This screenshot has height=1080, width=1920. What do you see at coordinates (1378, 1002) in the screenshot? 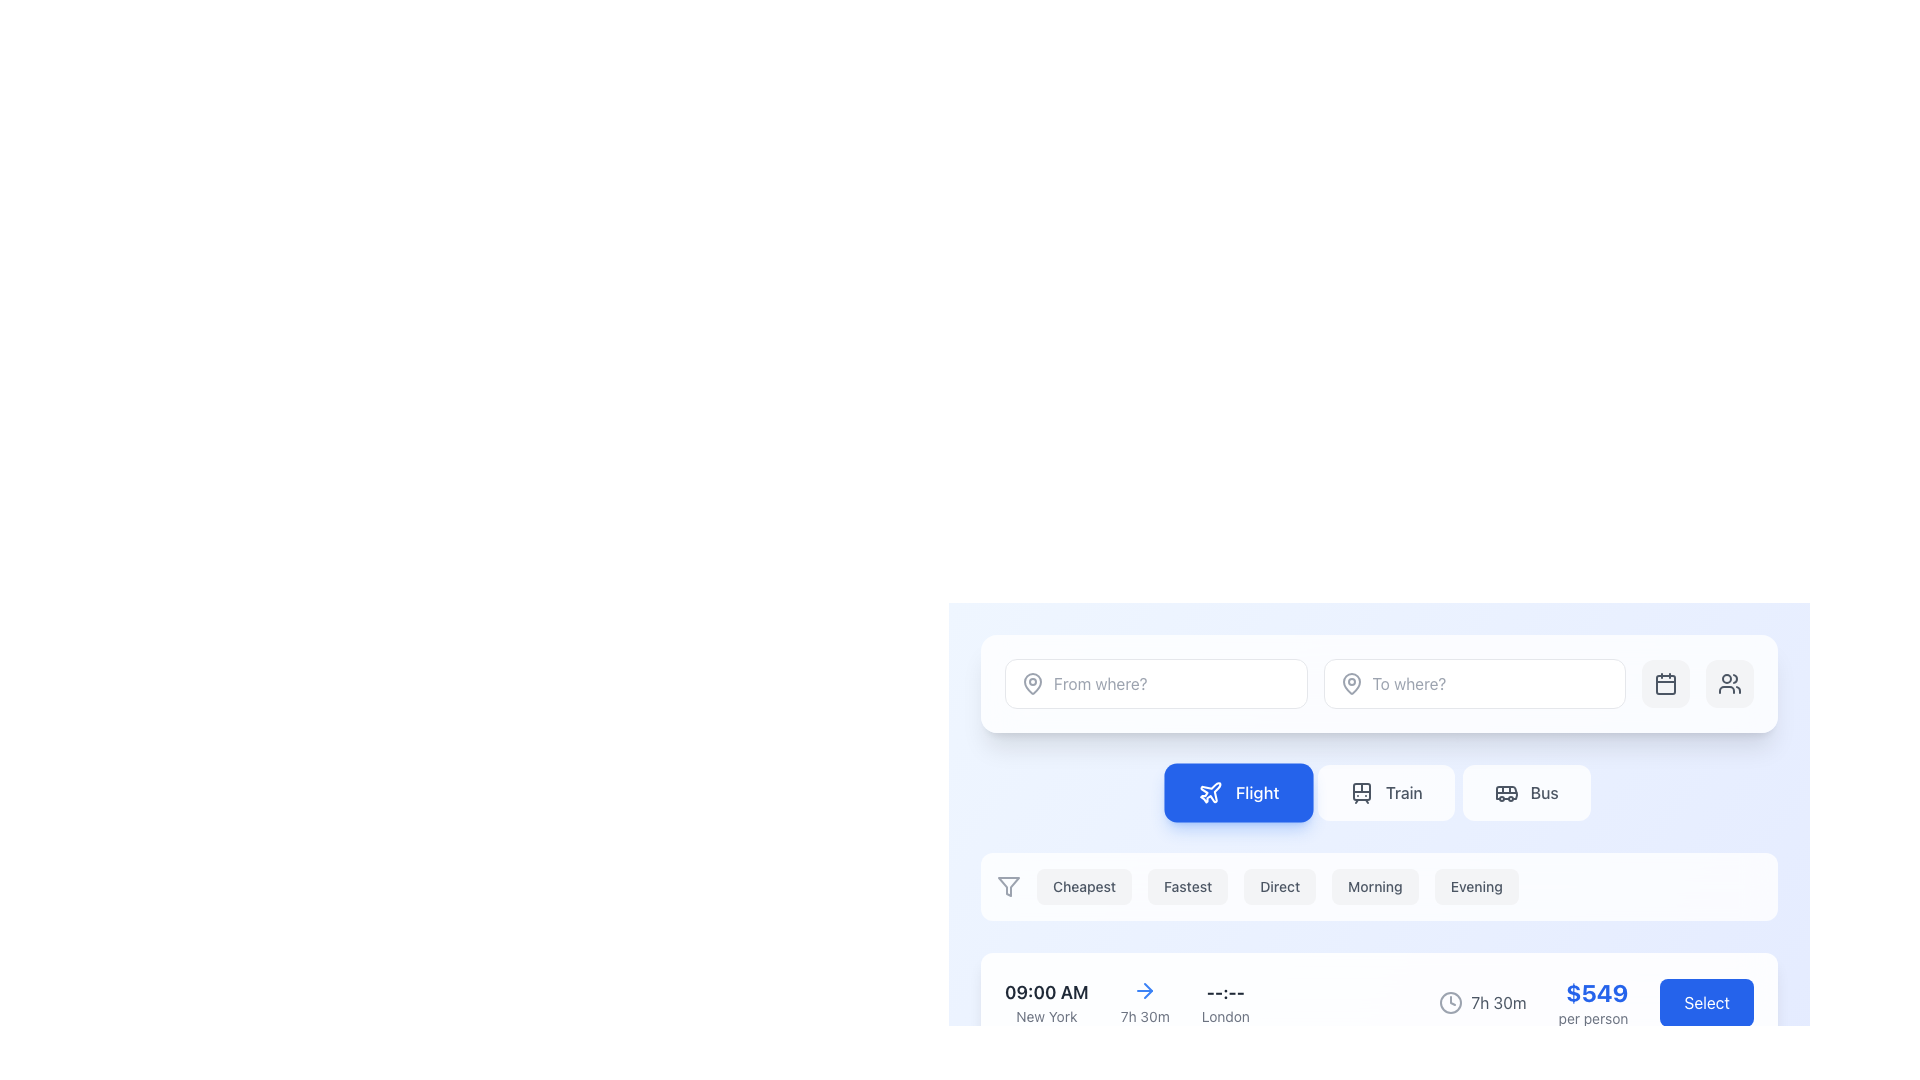
I see `to select the first flight option displayed in the interactive card showing flight details, located at the top of the list underneath the filters and transportation selection options` at bounding box center [1378, 1002].